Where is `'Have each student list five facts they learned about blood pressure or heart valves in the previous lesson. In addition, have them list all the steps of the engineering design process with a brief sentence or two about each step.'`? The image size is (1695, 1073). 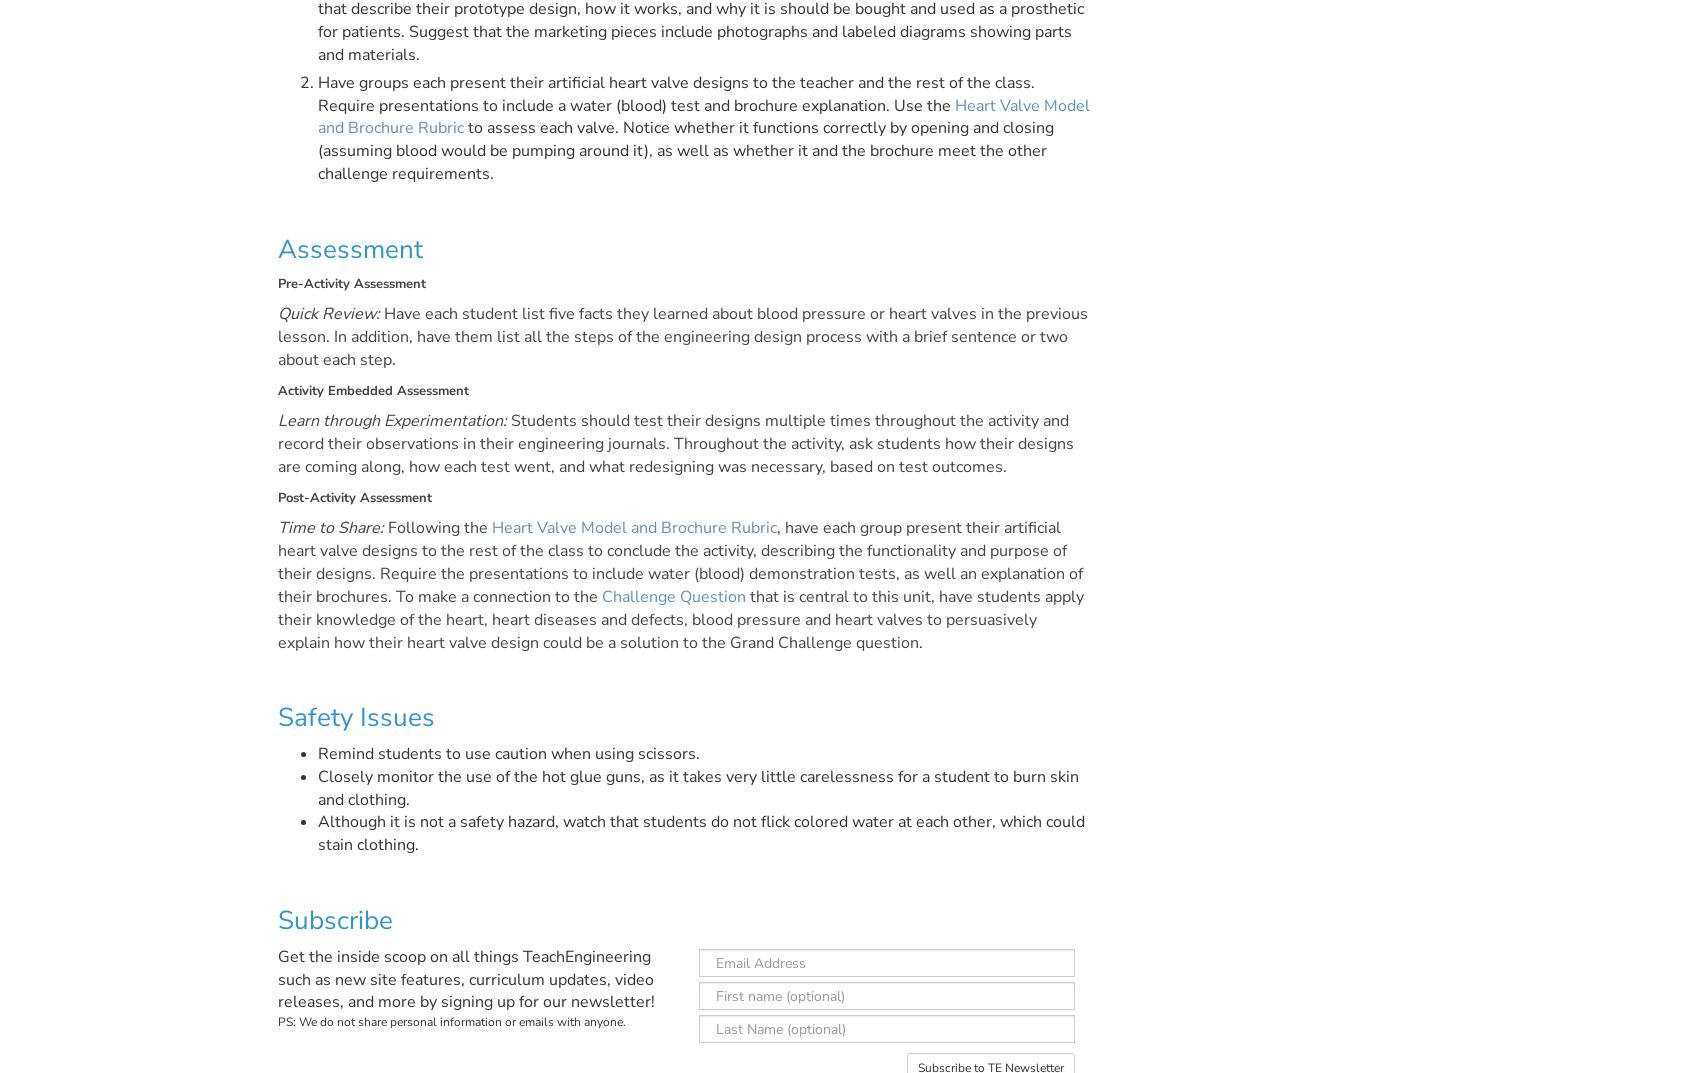 'Have each student list five facts they learned about blood pressure or heart valves in the previous lesson. In addition, have them list all the steps of the engineering design process with a brief sentence or two about each step.' is located at coordinates (682, 336).